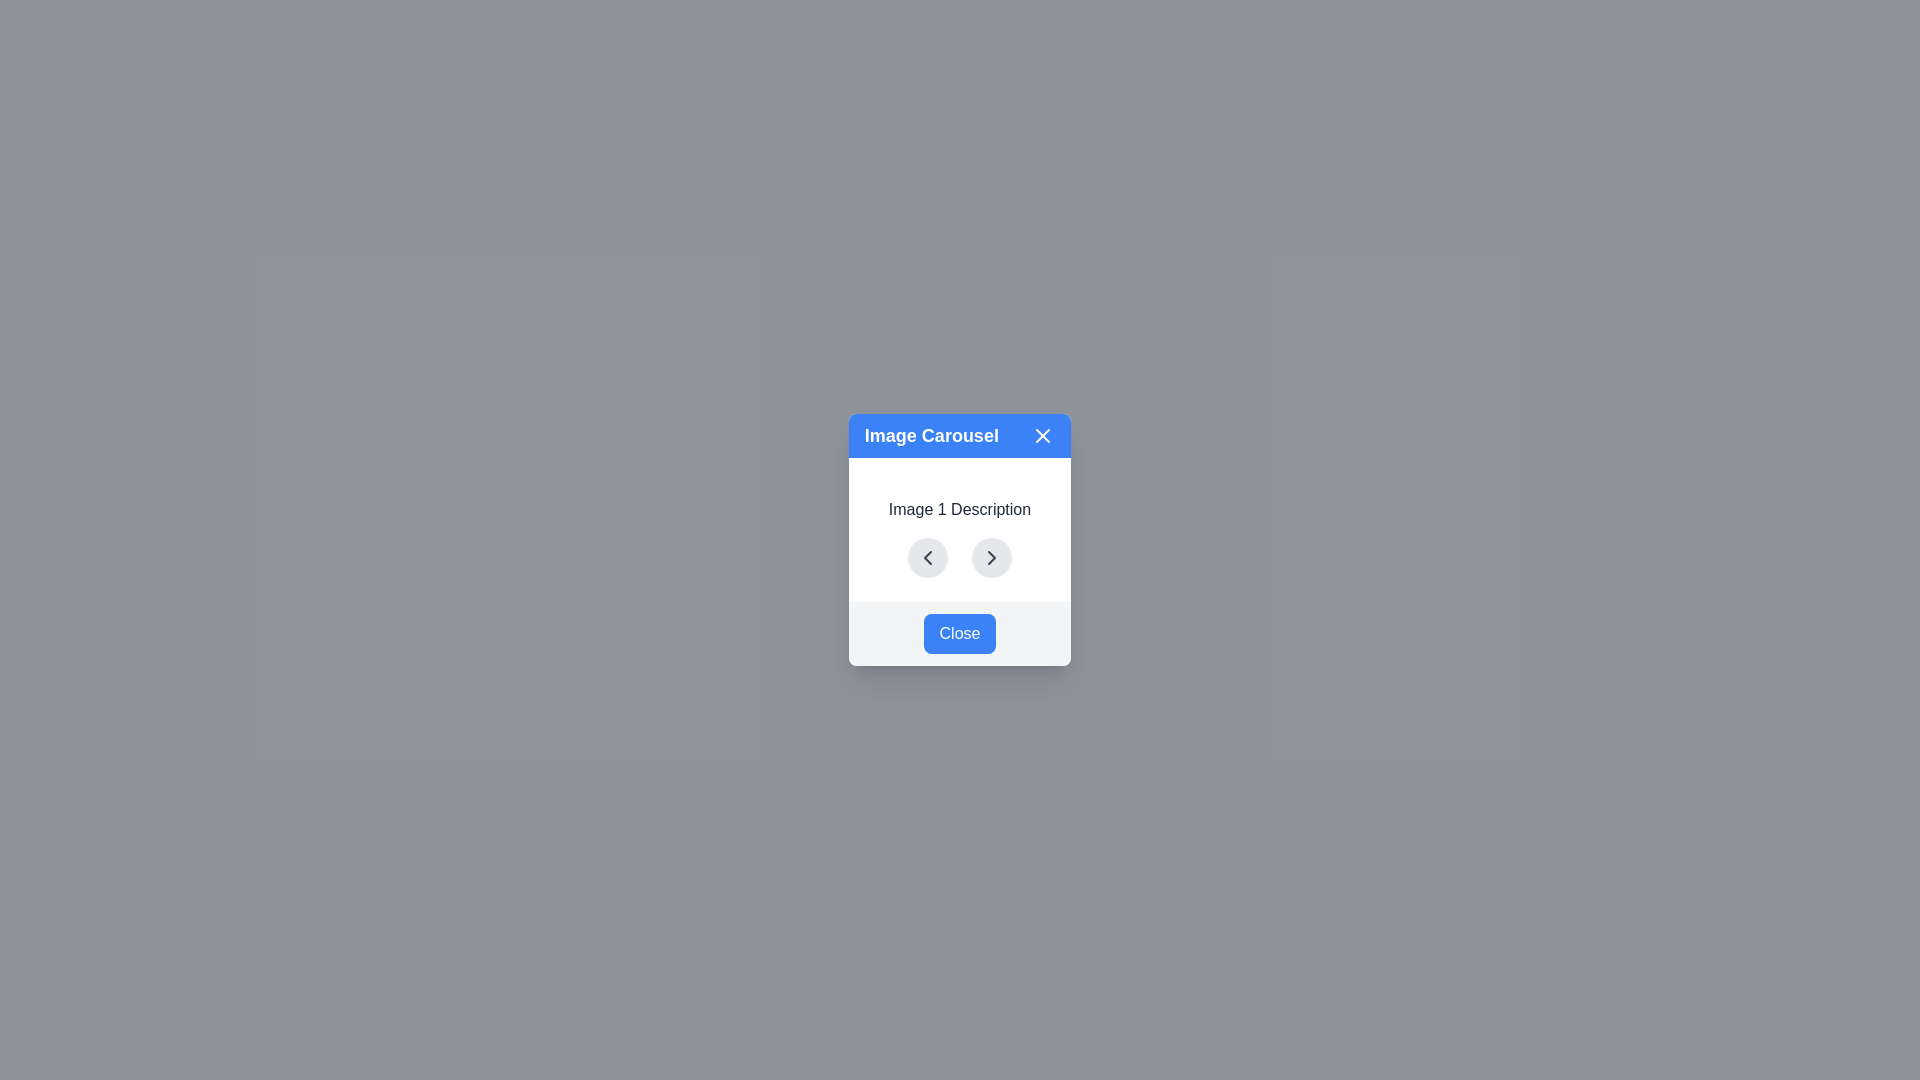 This screenshot has width=1920, height=1080. What do you see at coordinates (926, 558) in the screenshot?
I see `the left-pointing chevron icon within the rounded button in the 'Image Carousel' dialog to trigger focus highlight` at bounding box center [926, 558].